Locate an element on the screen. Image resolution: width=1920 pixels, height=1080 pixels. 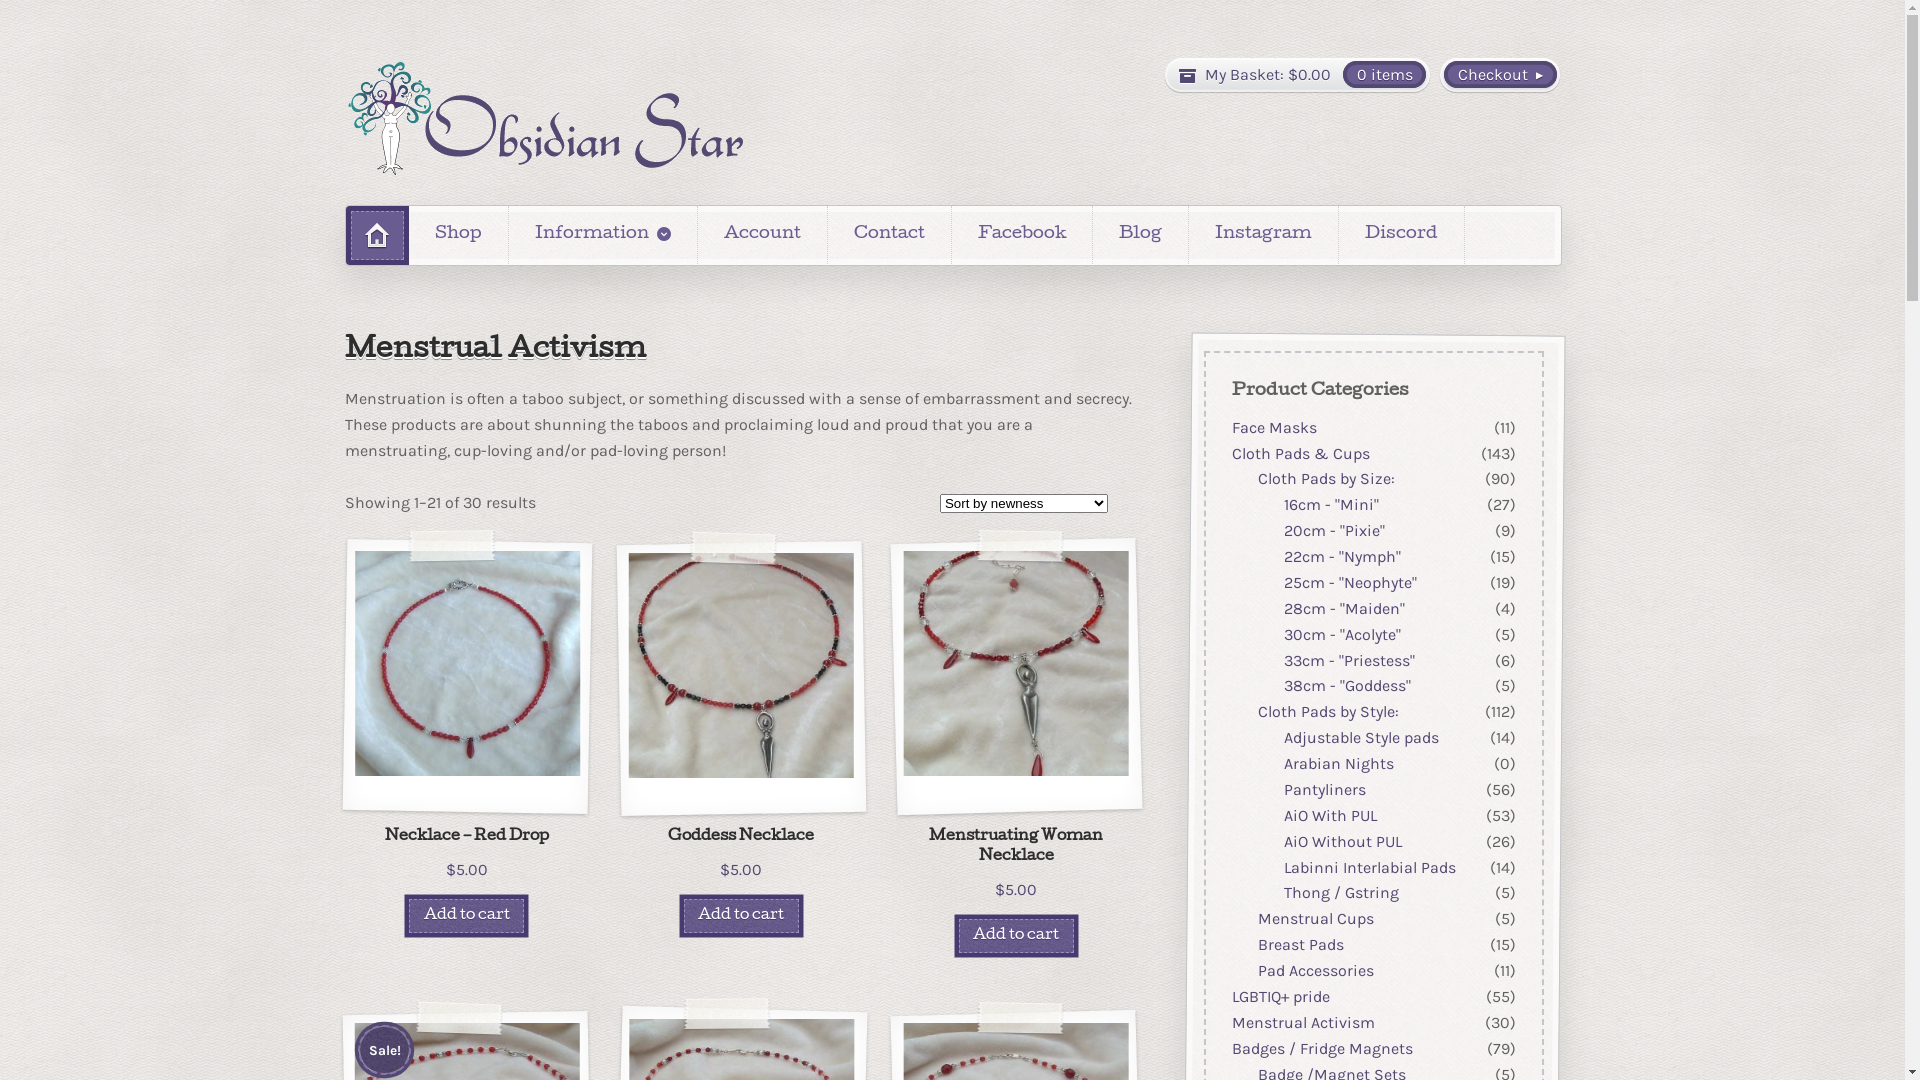
'Instagram' is located at coordinates (1262, 234).